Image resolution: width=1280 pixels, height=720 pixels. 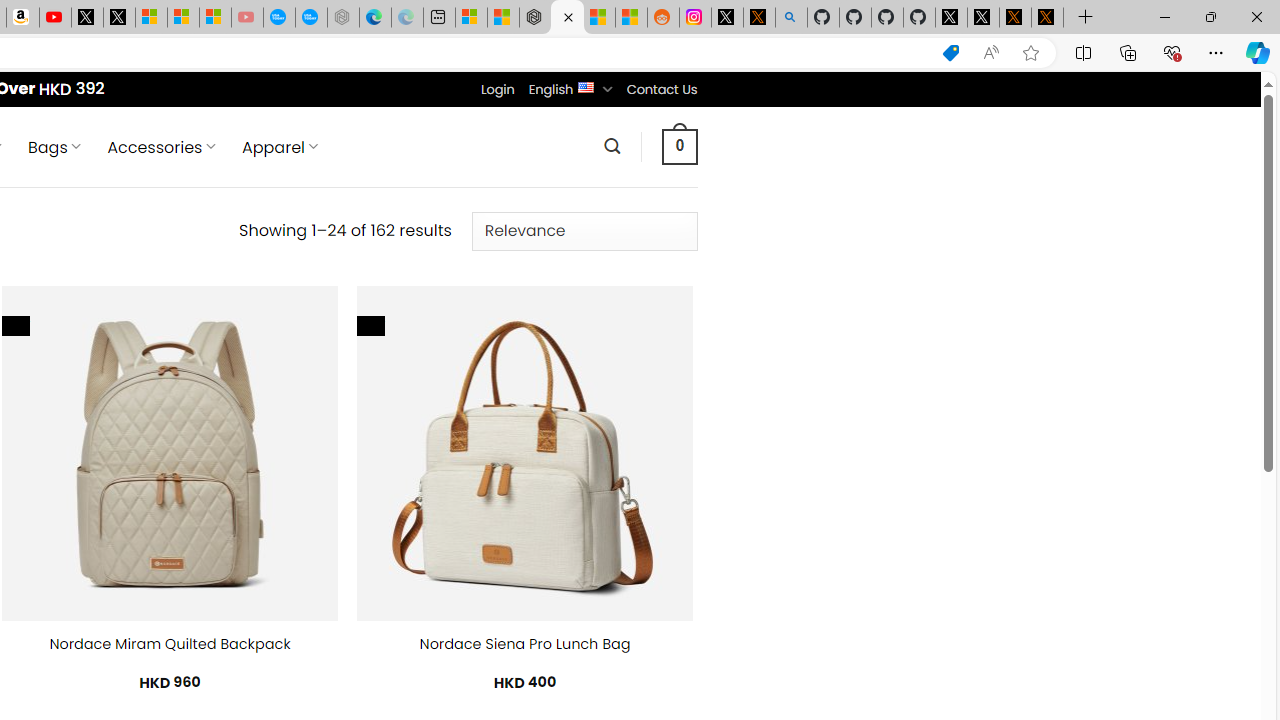 What do you see at coordinates (1257, 51) in the screenshot?
I see `'Copilot (Ctrl+Shift+.)'` at bounding box center [1257, 51].